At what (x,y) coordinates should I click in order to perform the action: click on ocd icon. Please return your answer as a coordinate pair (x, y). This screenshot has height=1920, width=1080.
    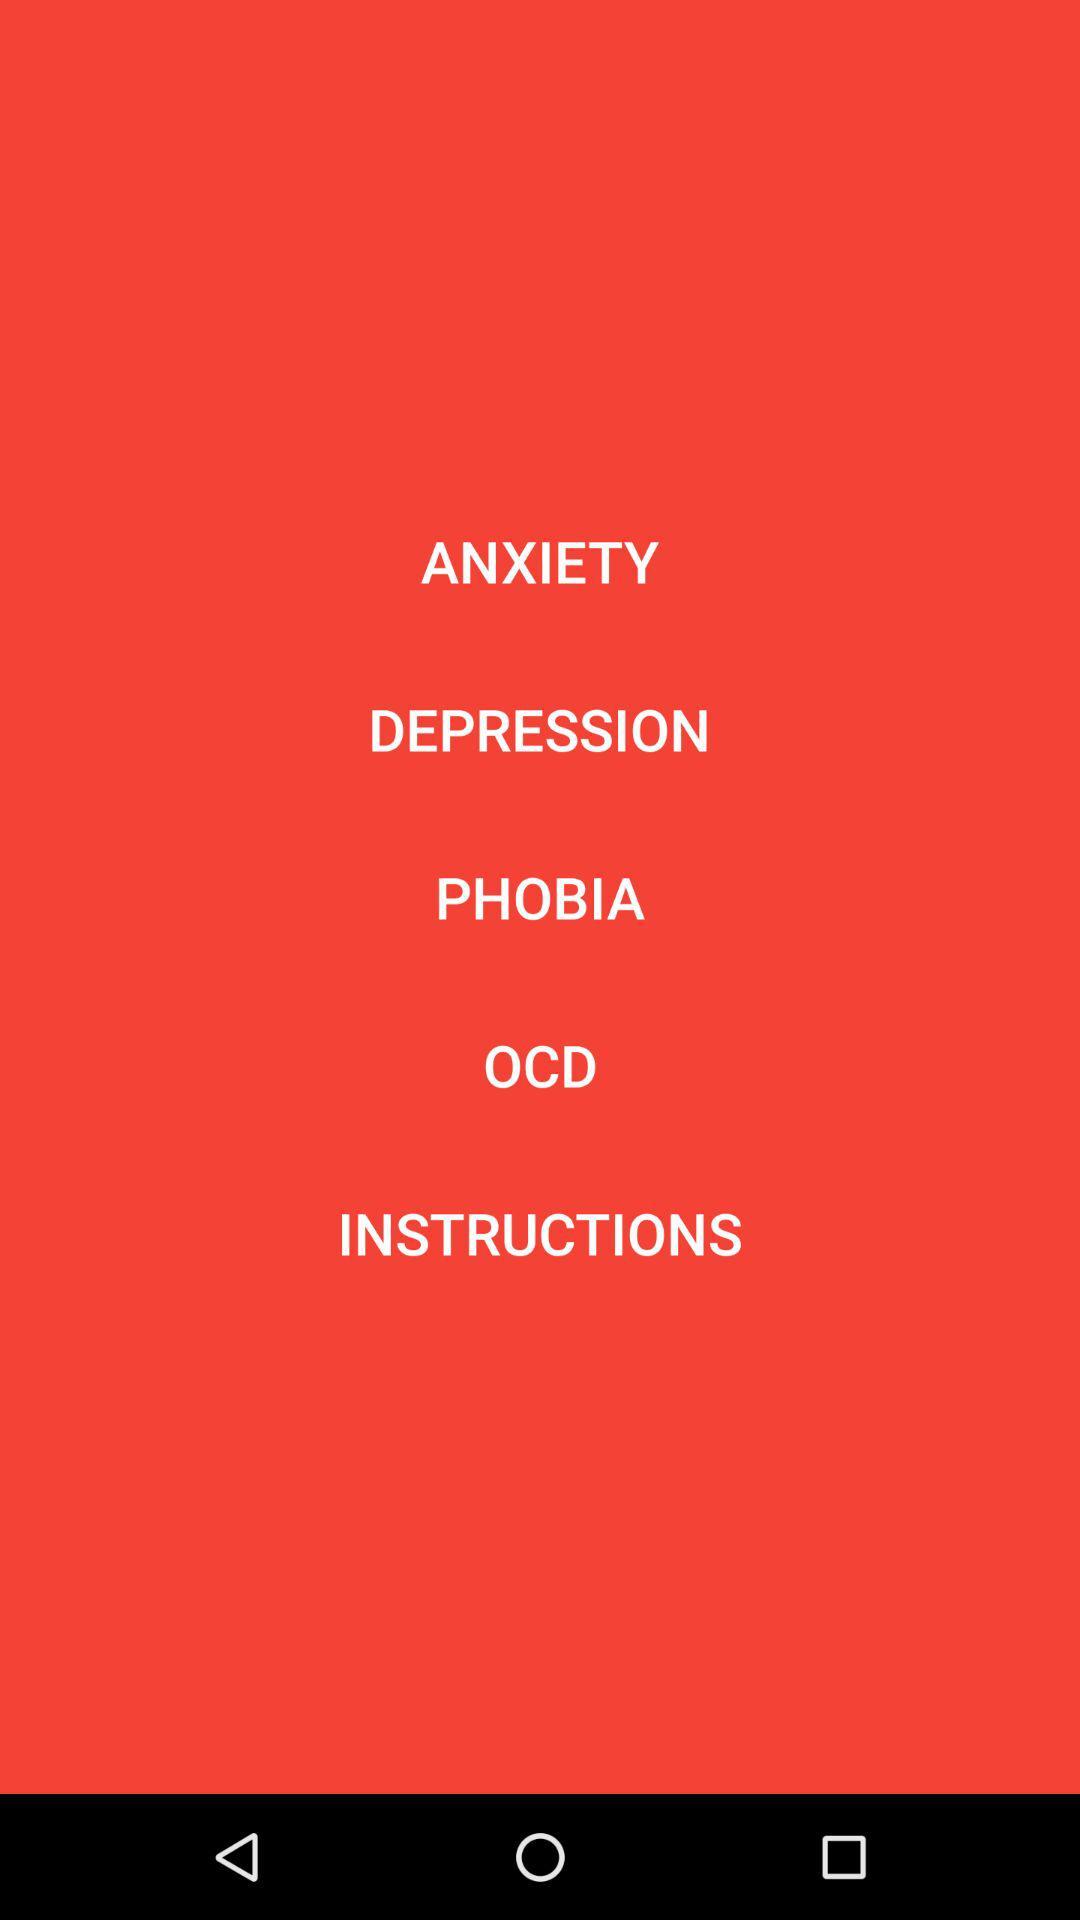
    Looking at the image, I should click on (540, 1064).